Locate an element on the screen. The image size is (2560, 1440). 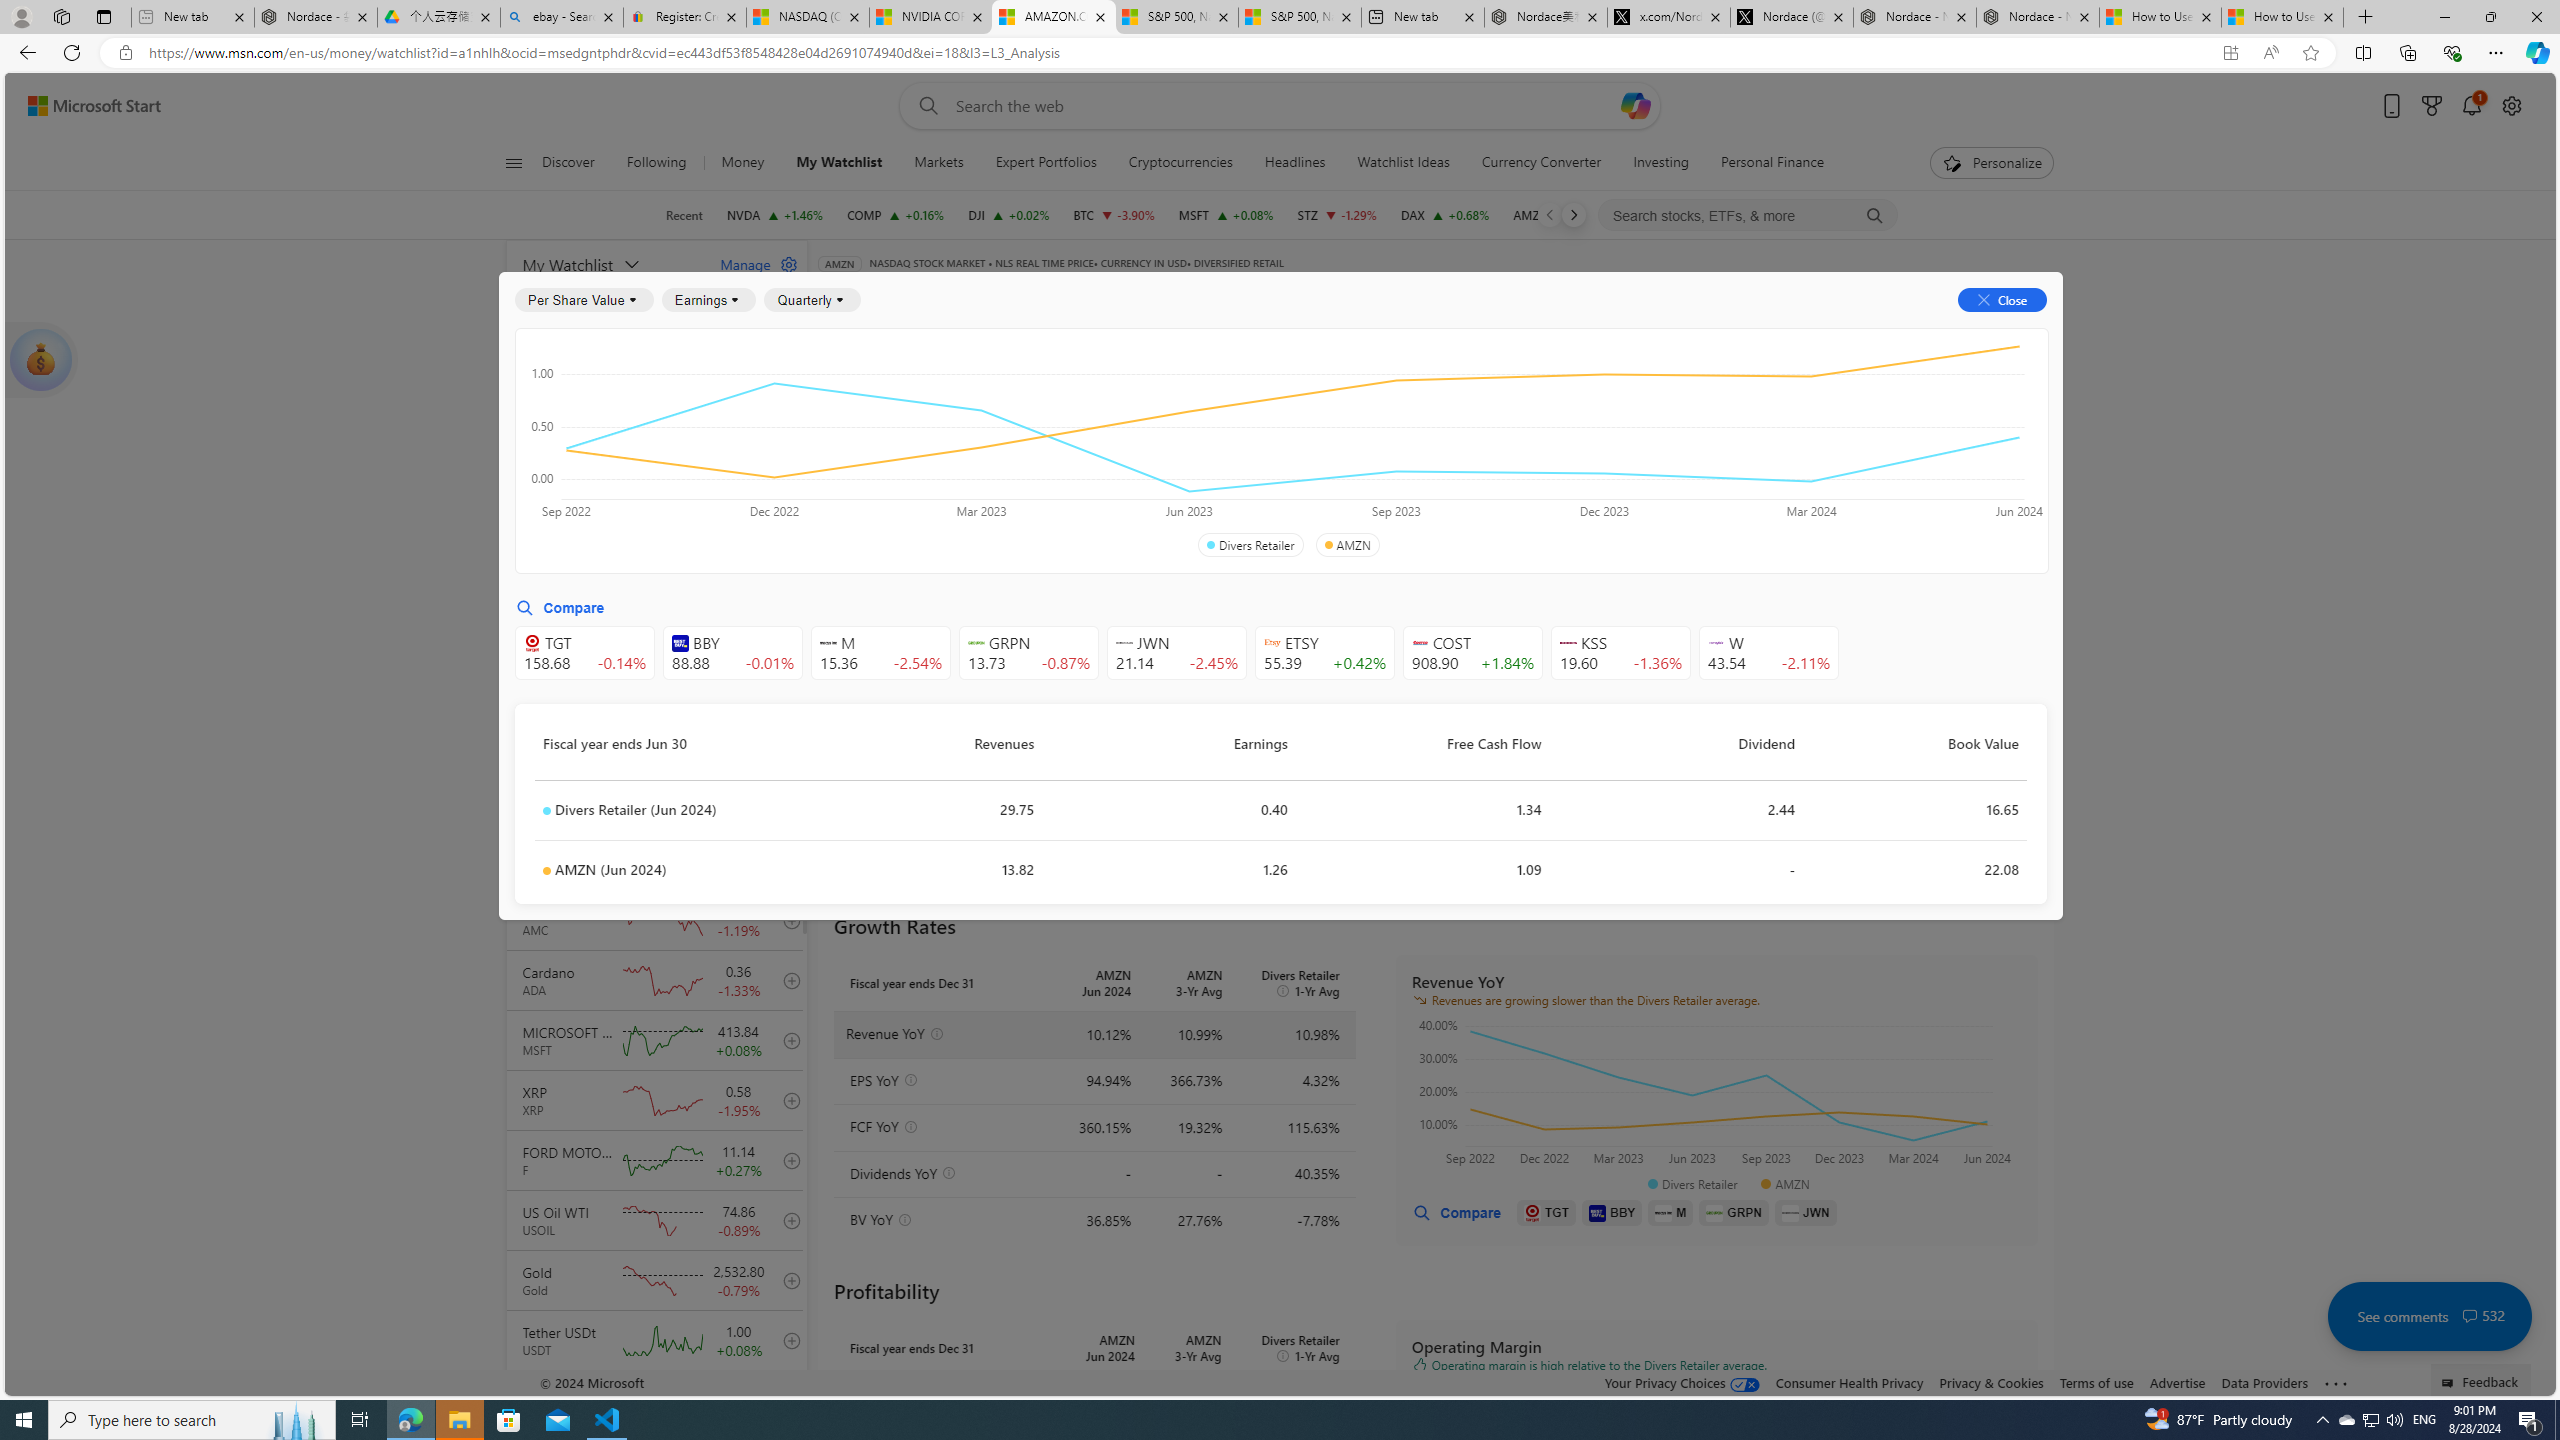
'Your Privacy Choices' is located at coordinates (1683, 1382).